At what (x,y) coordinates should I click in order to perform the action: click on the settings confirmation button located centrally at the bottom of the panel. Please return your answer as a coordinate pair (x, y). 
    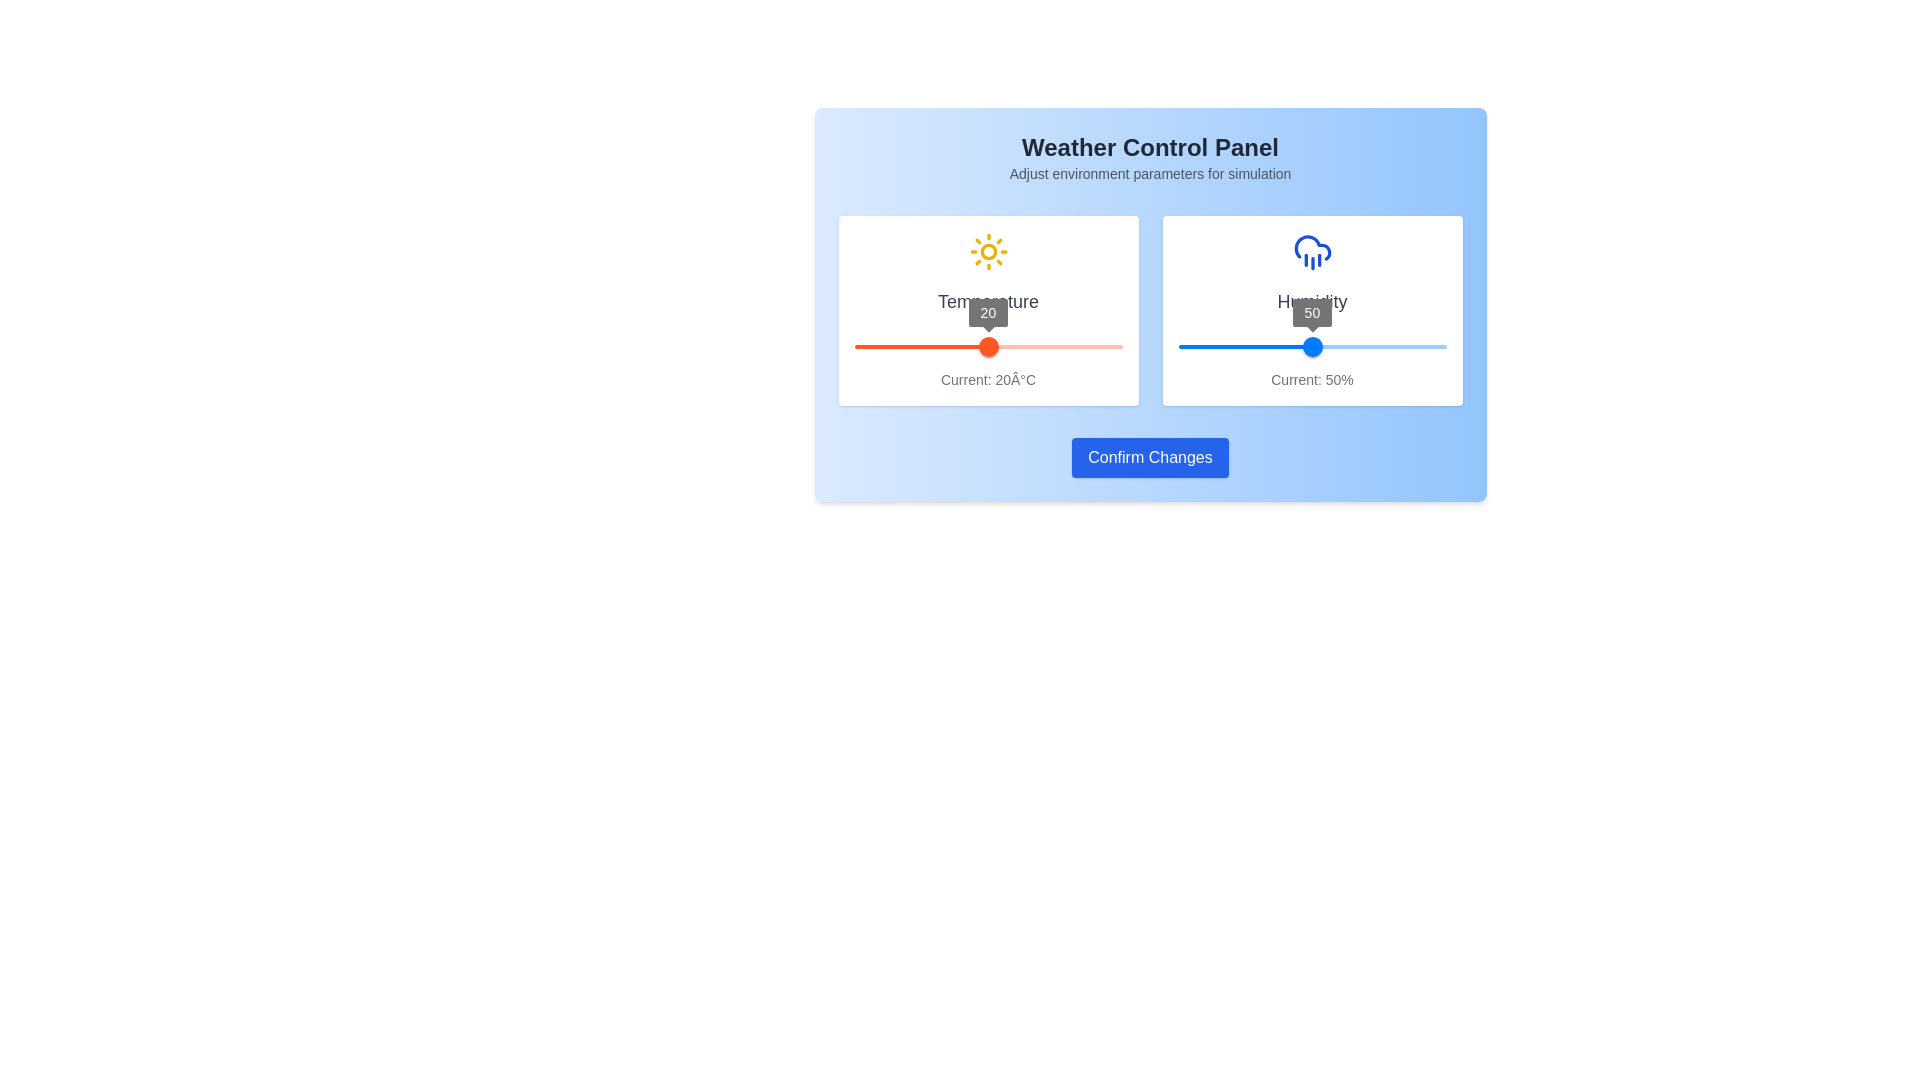
    Looking at the image, I should click on (1150, 458).